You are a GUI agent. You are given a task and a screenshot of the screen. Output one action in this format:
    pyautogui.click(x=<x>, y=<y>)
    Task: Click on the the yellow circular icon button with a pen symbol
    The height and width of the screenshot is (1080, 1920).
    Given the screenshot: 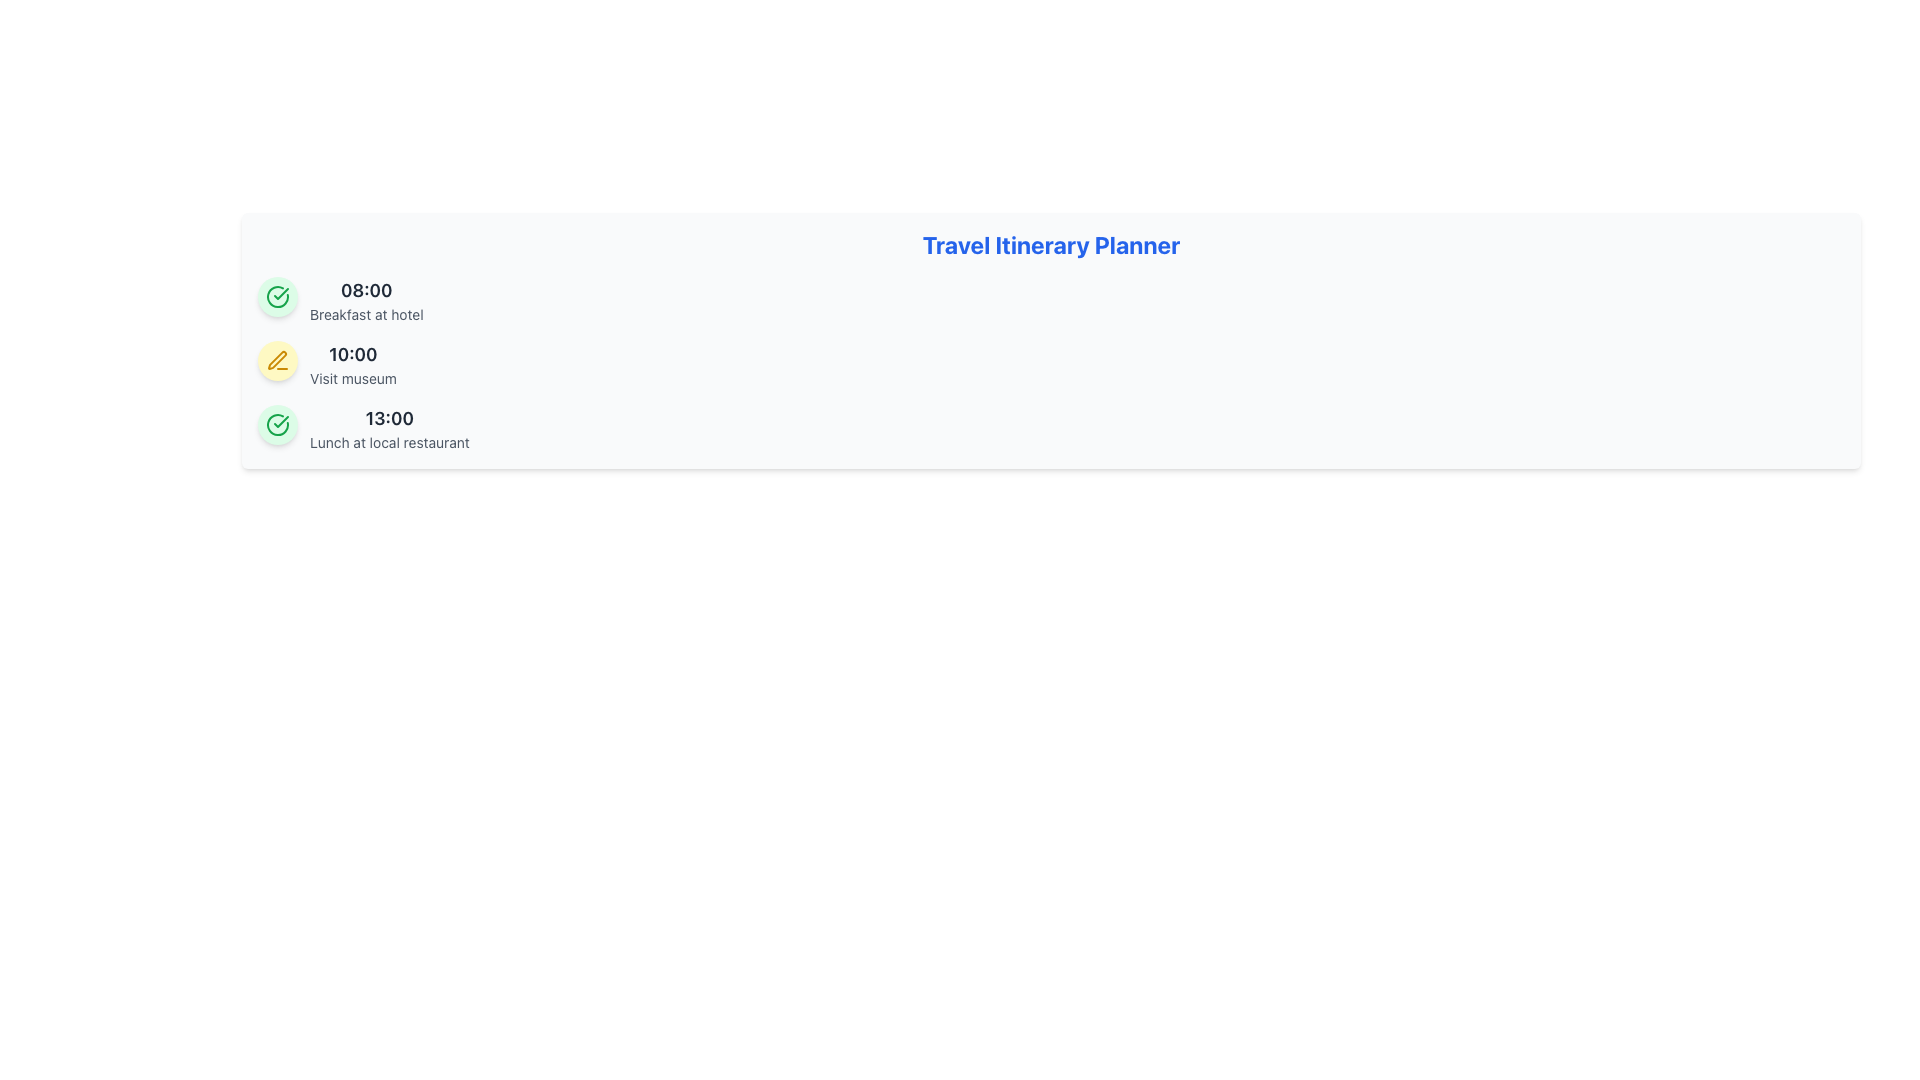 What is the action you would take?
    pyautogui.click(x=277, y=361)
    